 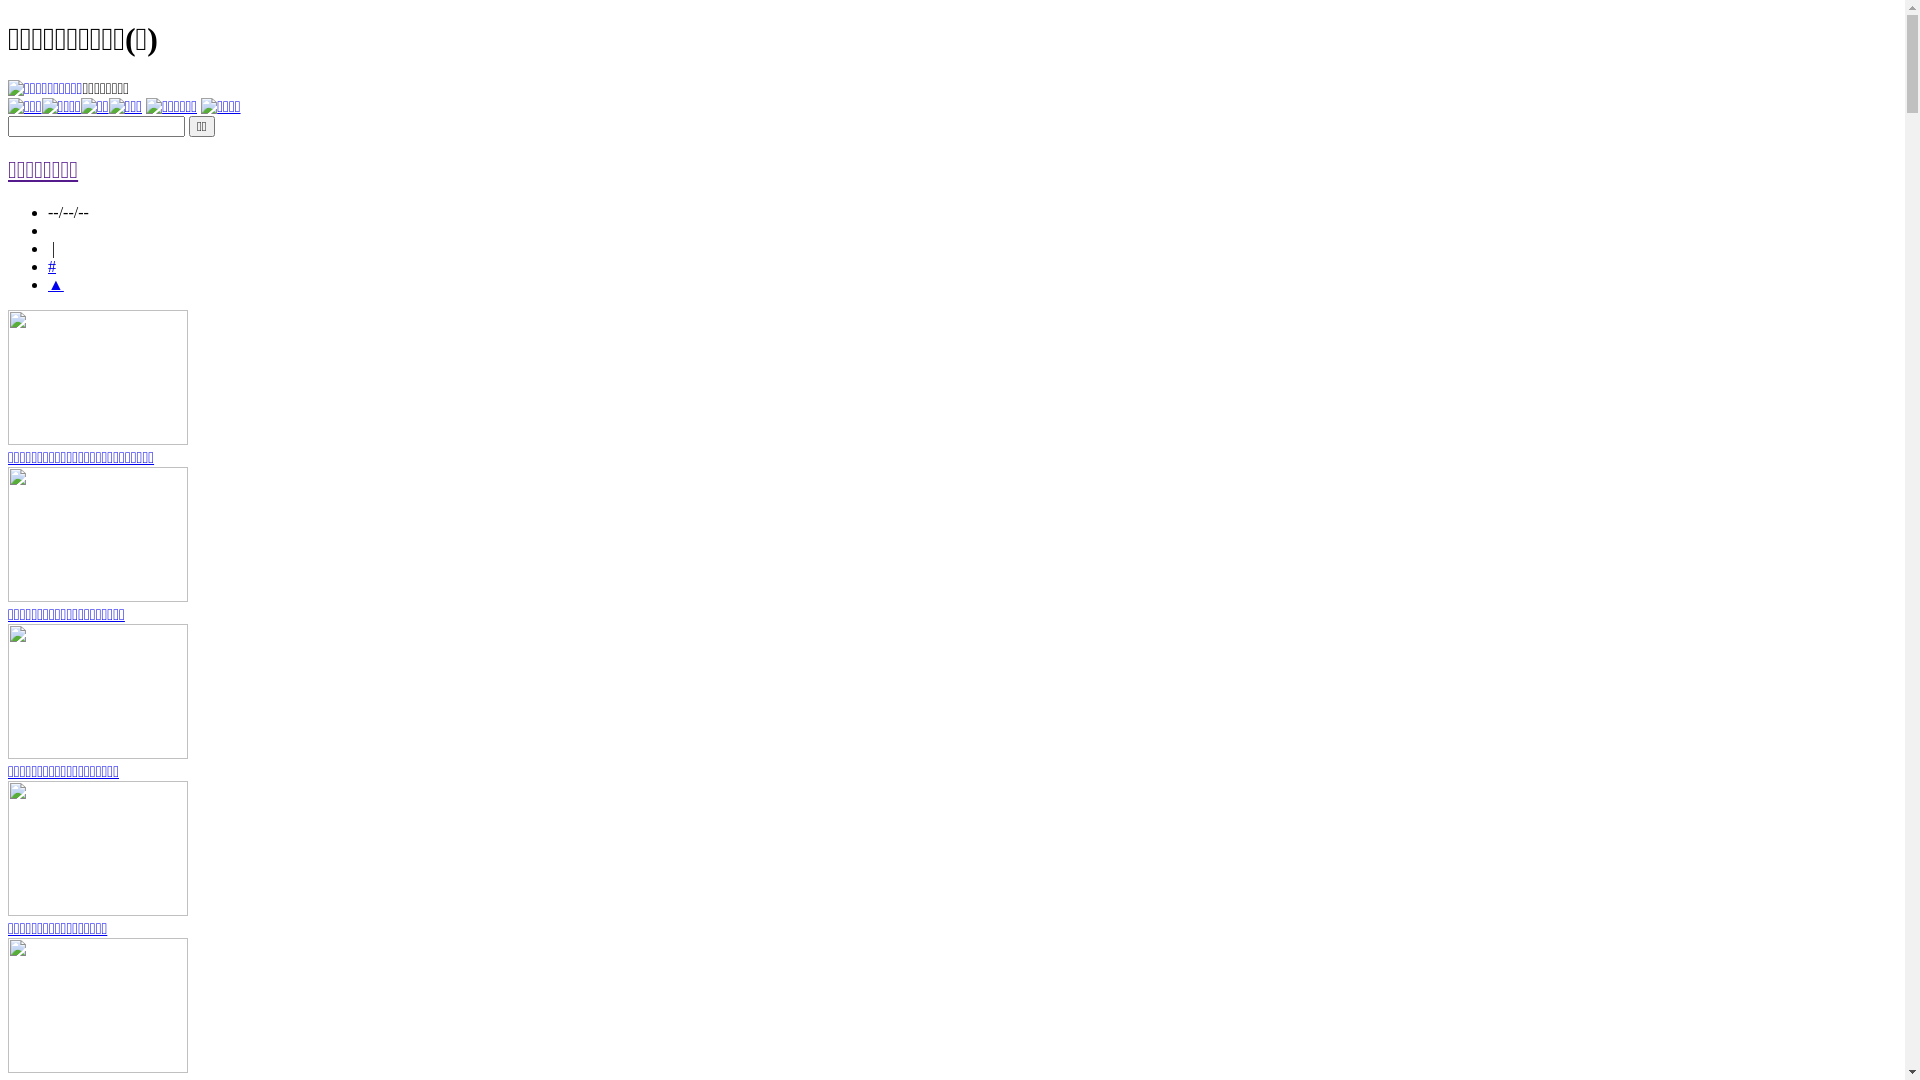 What do you see at coordinates (52, 265) in the screenshot?
I see `'#'` at bounding box center [52, 265].